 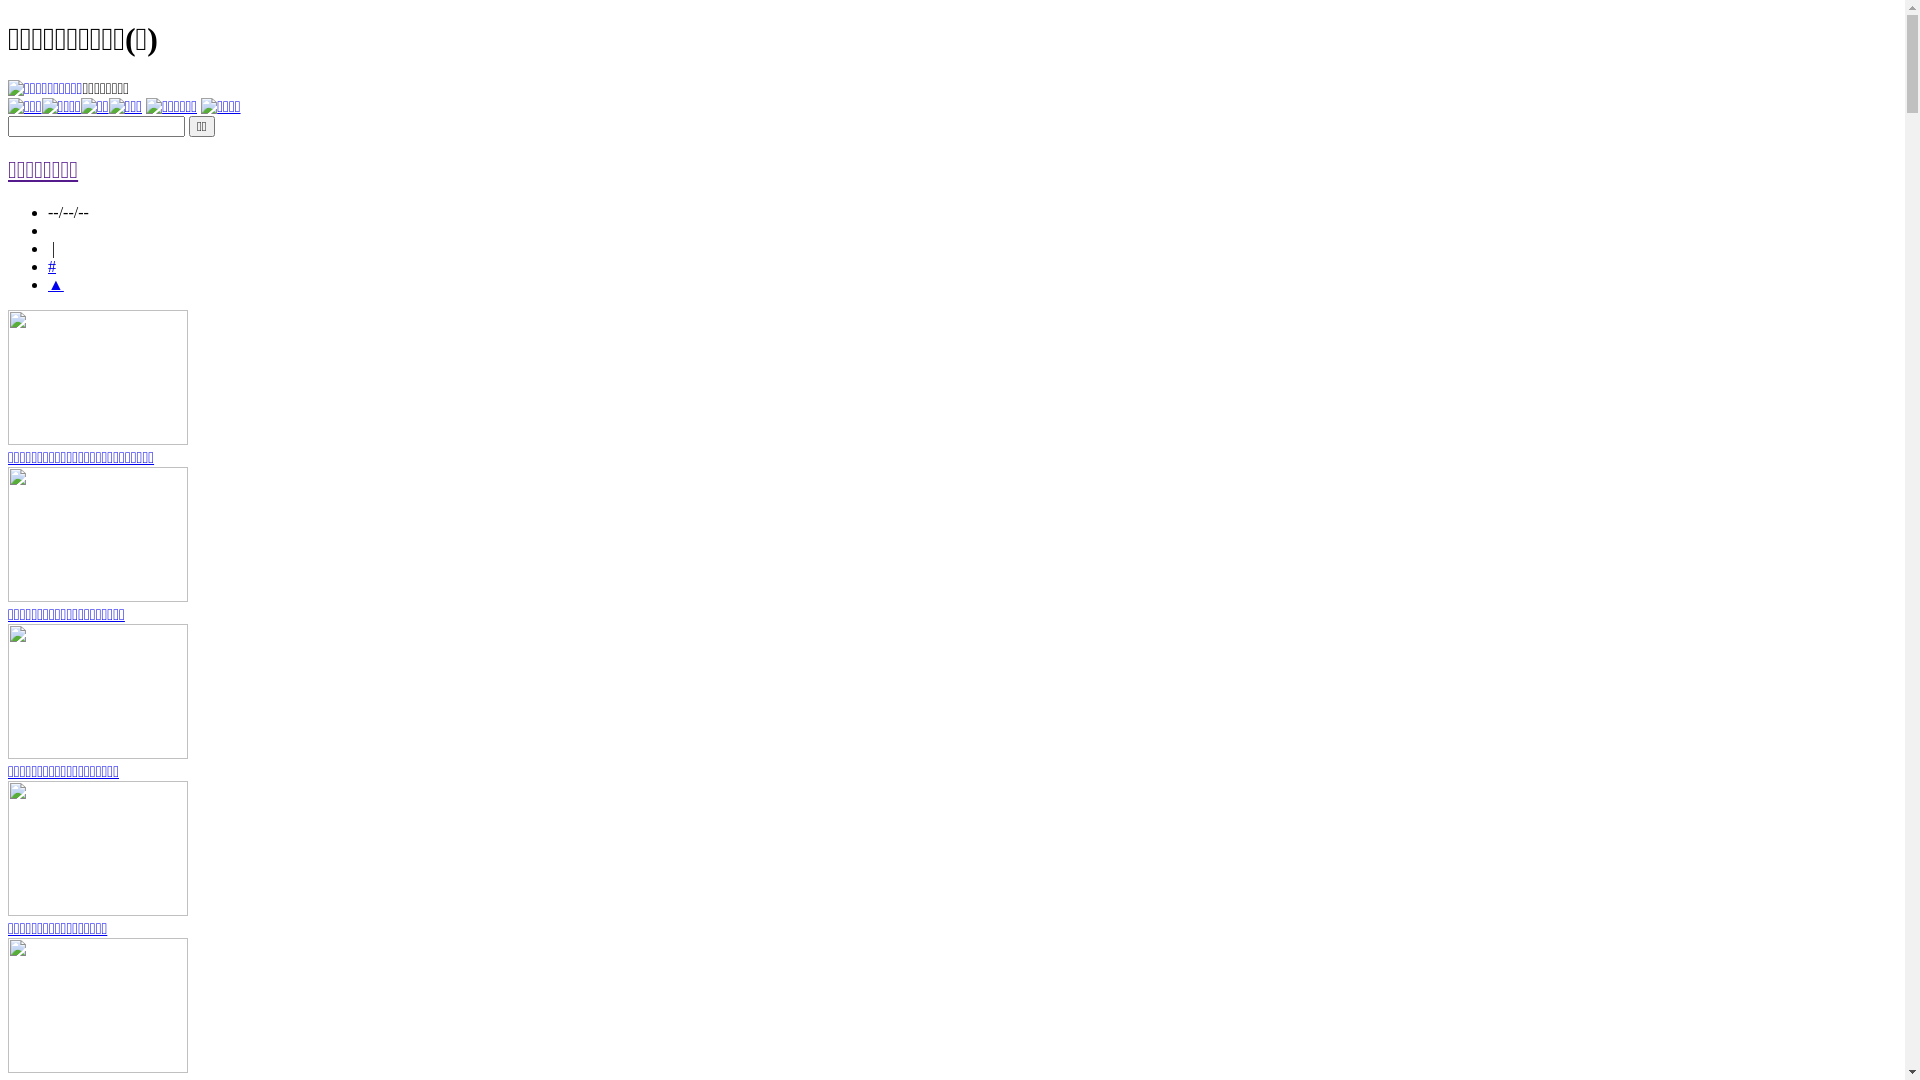 What do you see at coordinates (52, 265) in the screenshot?
I see `'#'` at bounding box center [52, 265].